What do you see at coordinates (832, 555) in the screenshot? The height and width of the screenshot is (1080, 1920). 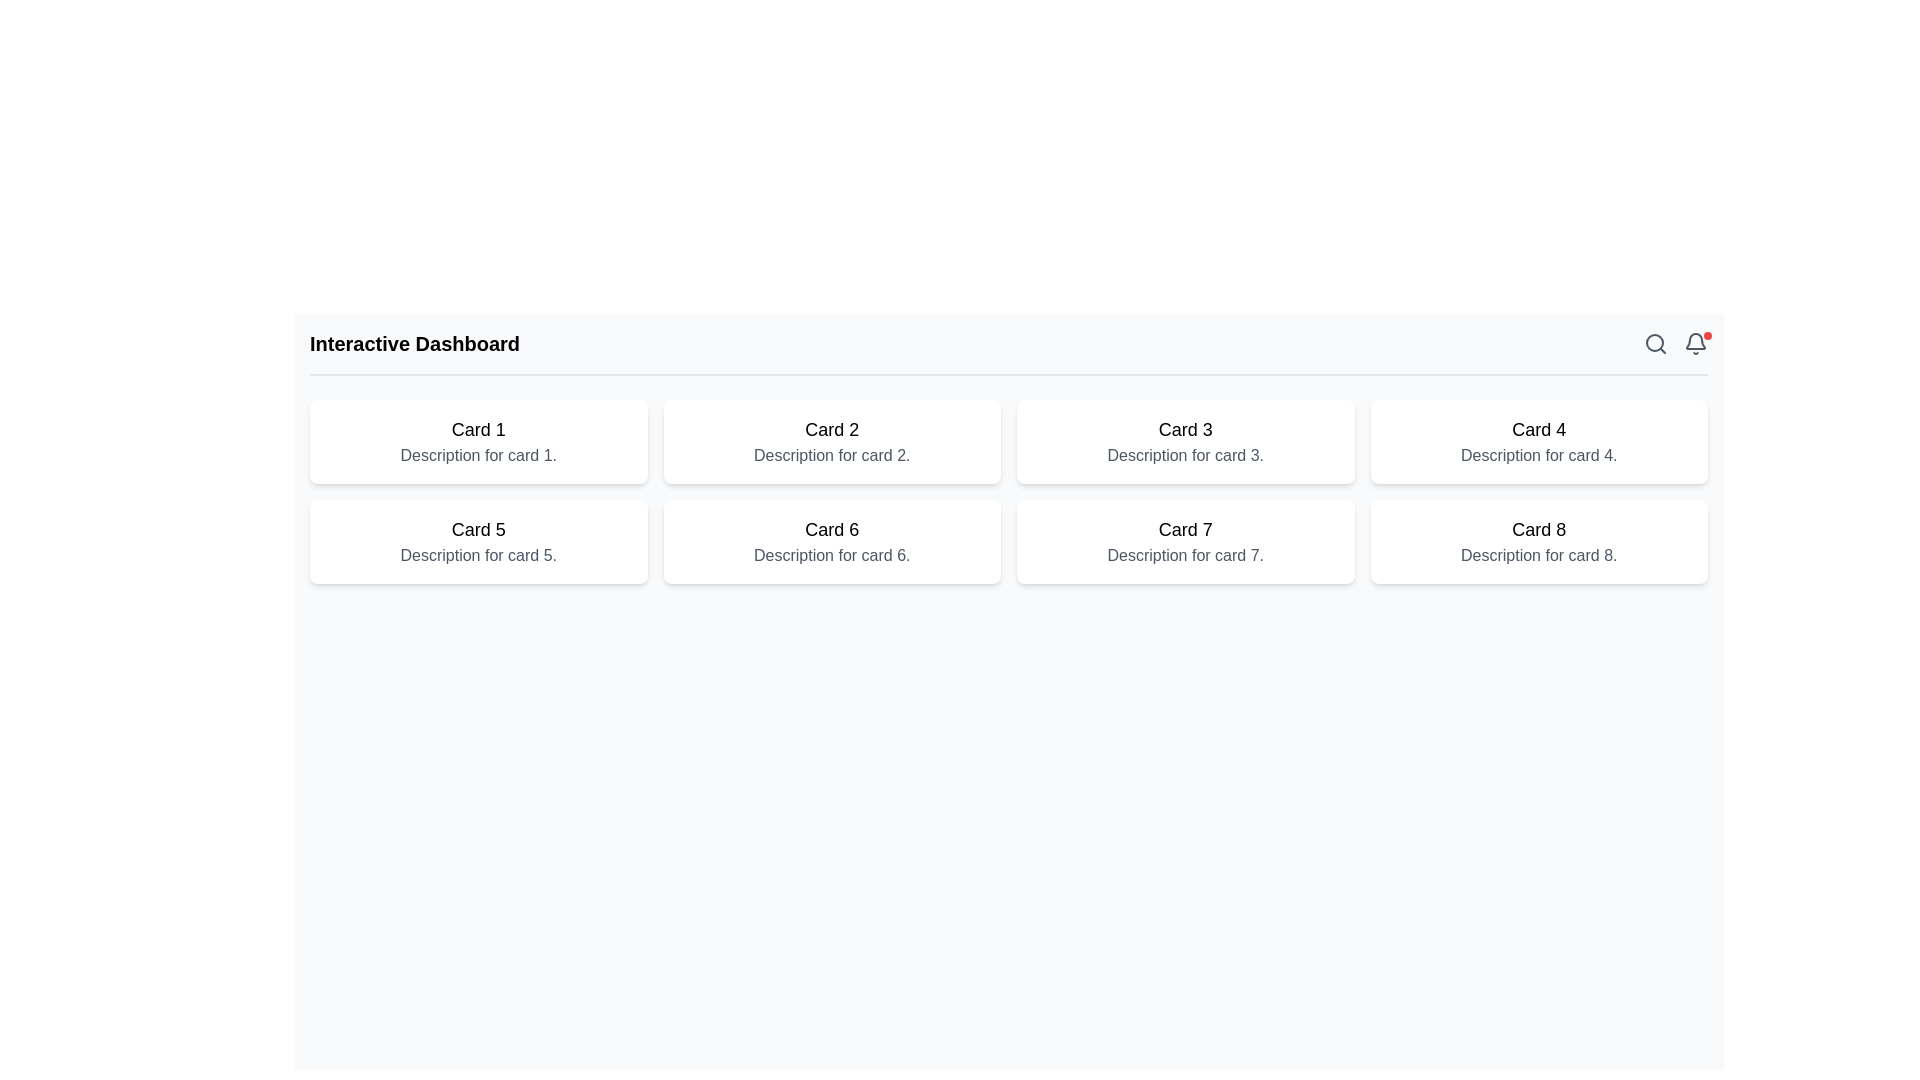 I see `the Text Label that reads 'Description for card 6.' which is located below the title 'Card 6' in the card positioned in the second row and third column of the grid` at bounding box center [832, 555].